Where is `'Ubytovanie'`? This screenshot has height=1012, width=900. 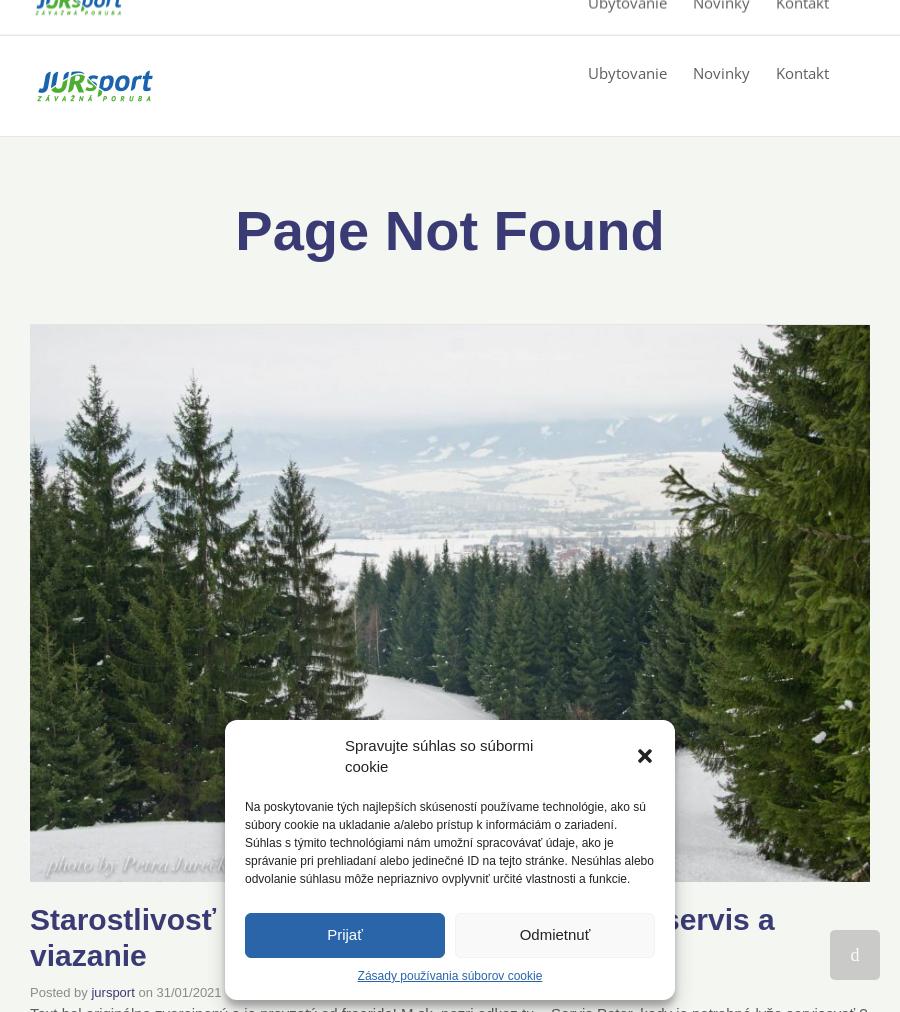 'Ubytovanie' is located at coordinates (627, 71).